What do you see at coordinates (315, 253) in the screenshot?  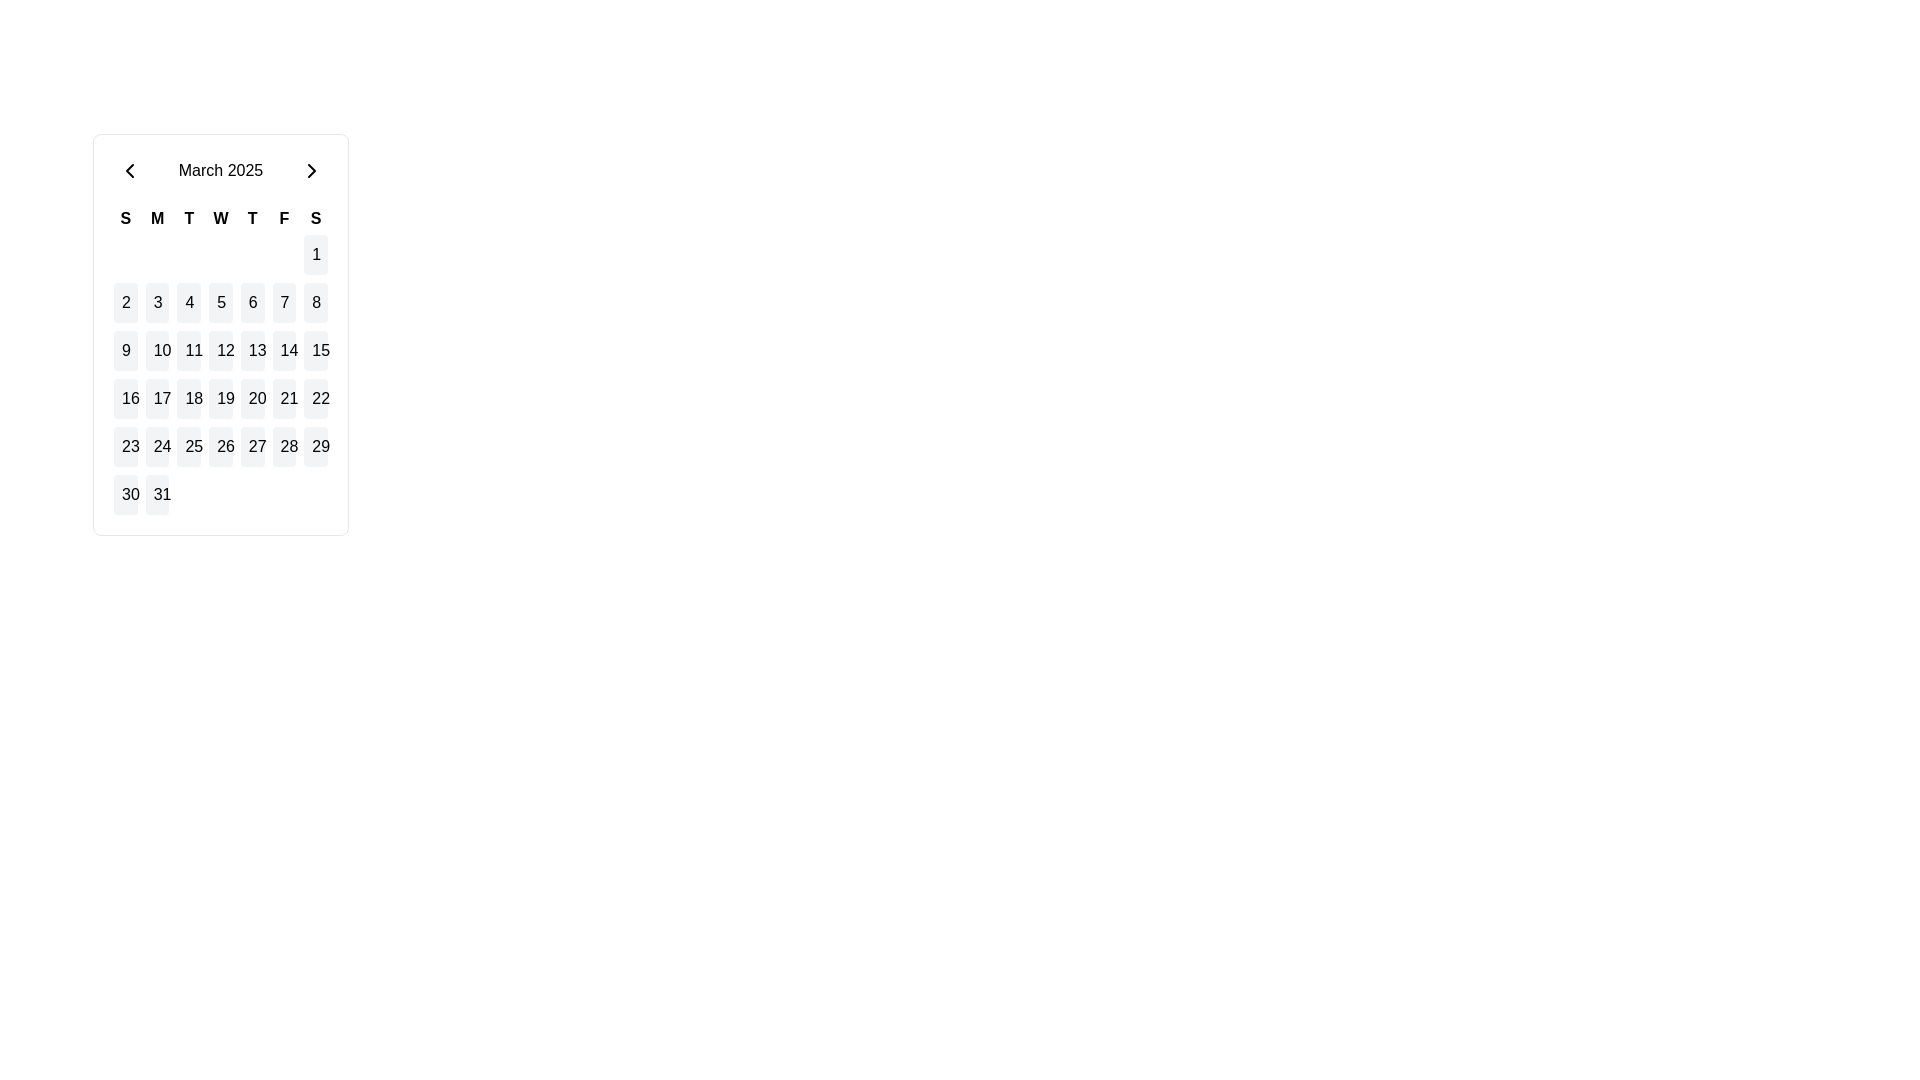 I see `the square-shaped button with rounded corners, light gray background, and centered black text displaying the number '1'` at bounding box center [315, 253].